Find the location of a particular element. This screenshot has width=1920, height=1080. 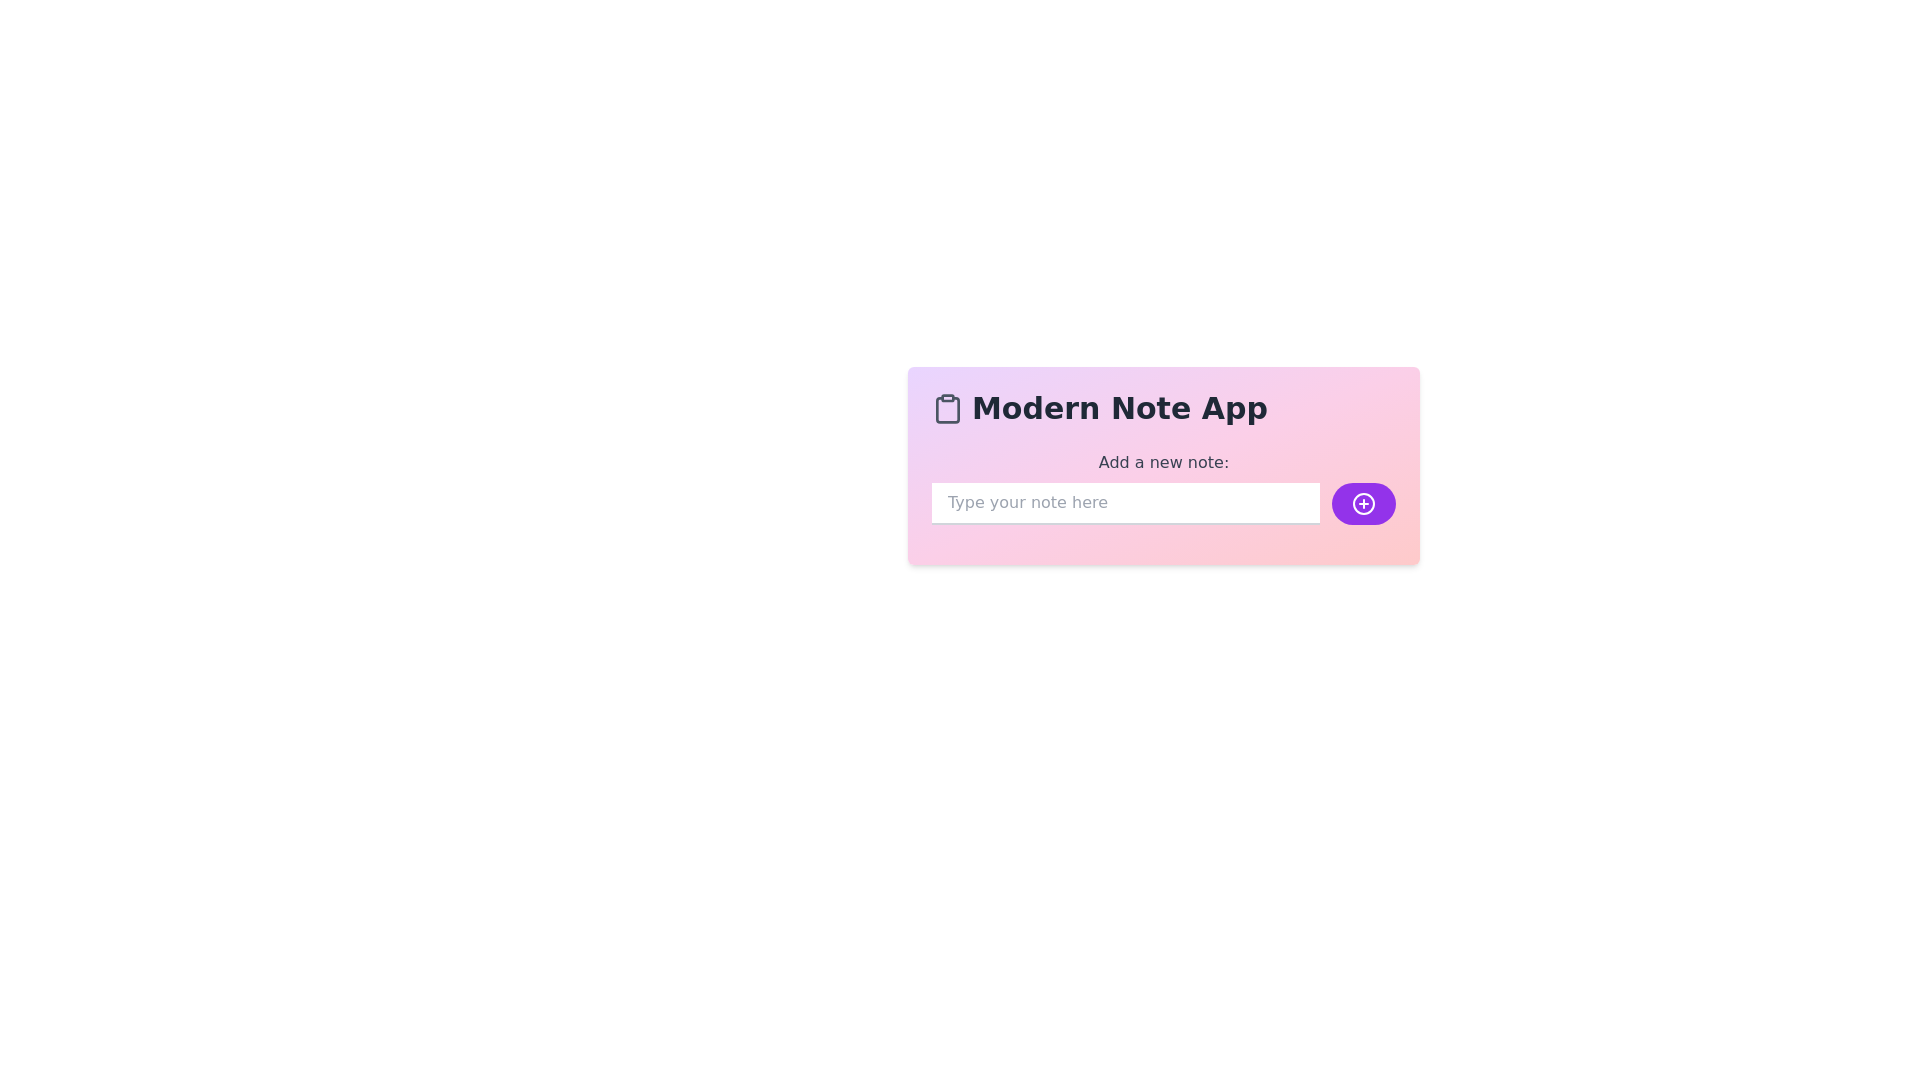

the purple button with a white circular plus icon is located at coordinates (1362, 503).